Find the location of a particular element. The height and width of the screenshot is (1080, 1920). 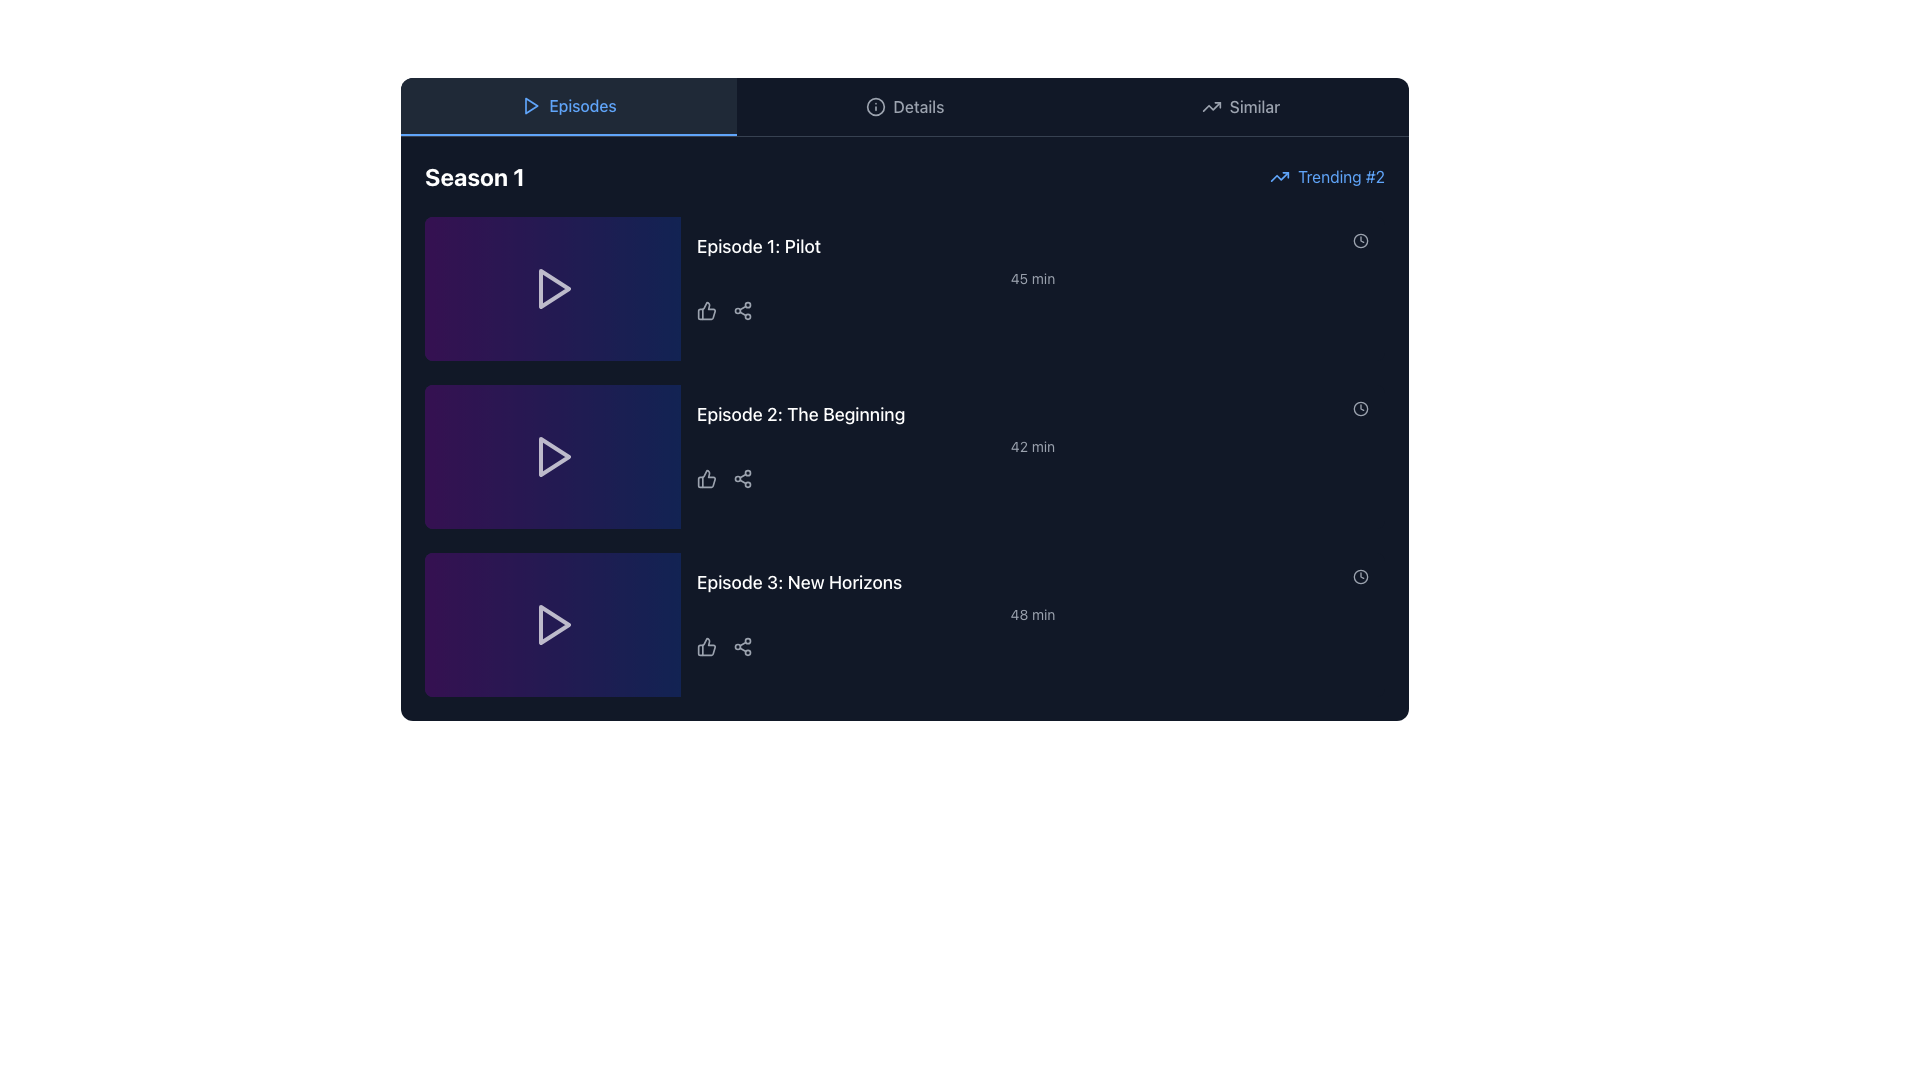

the triangular play icon button located in the first card of the vertical list of episodes, which is on the left side of the Episode 1 card is located at coordinates (555, 289).